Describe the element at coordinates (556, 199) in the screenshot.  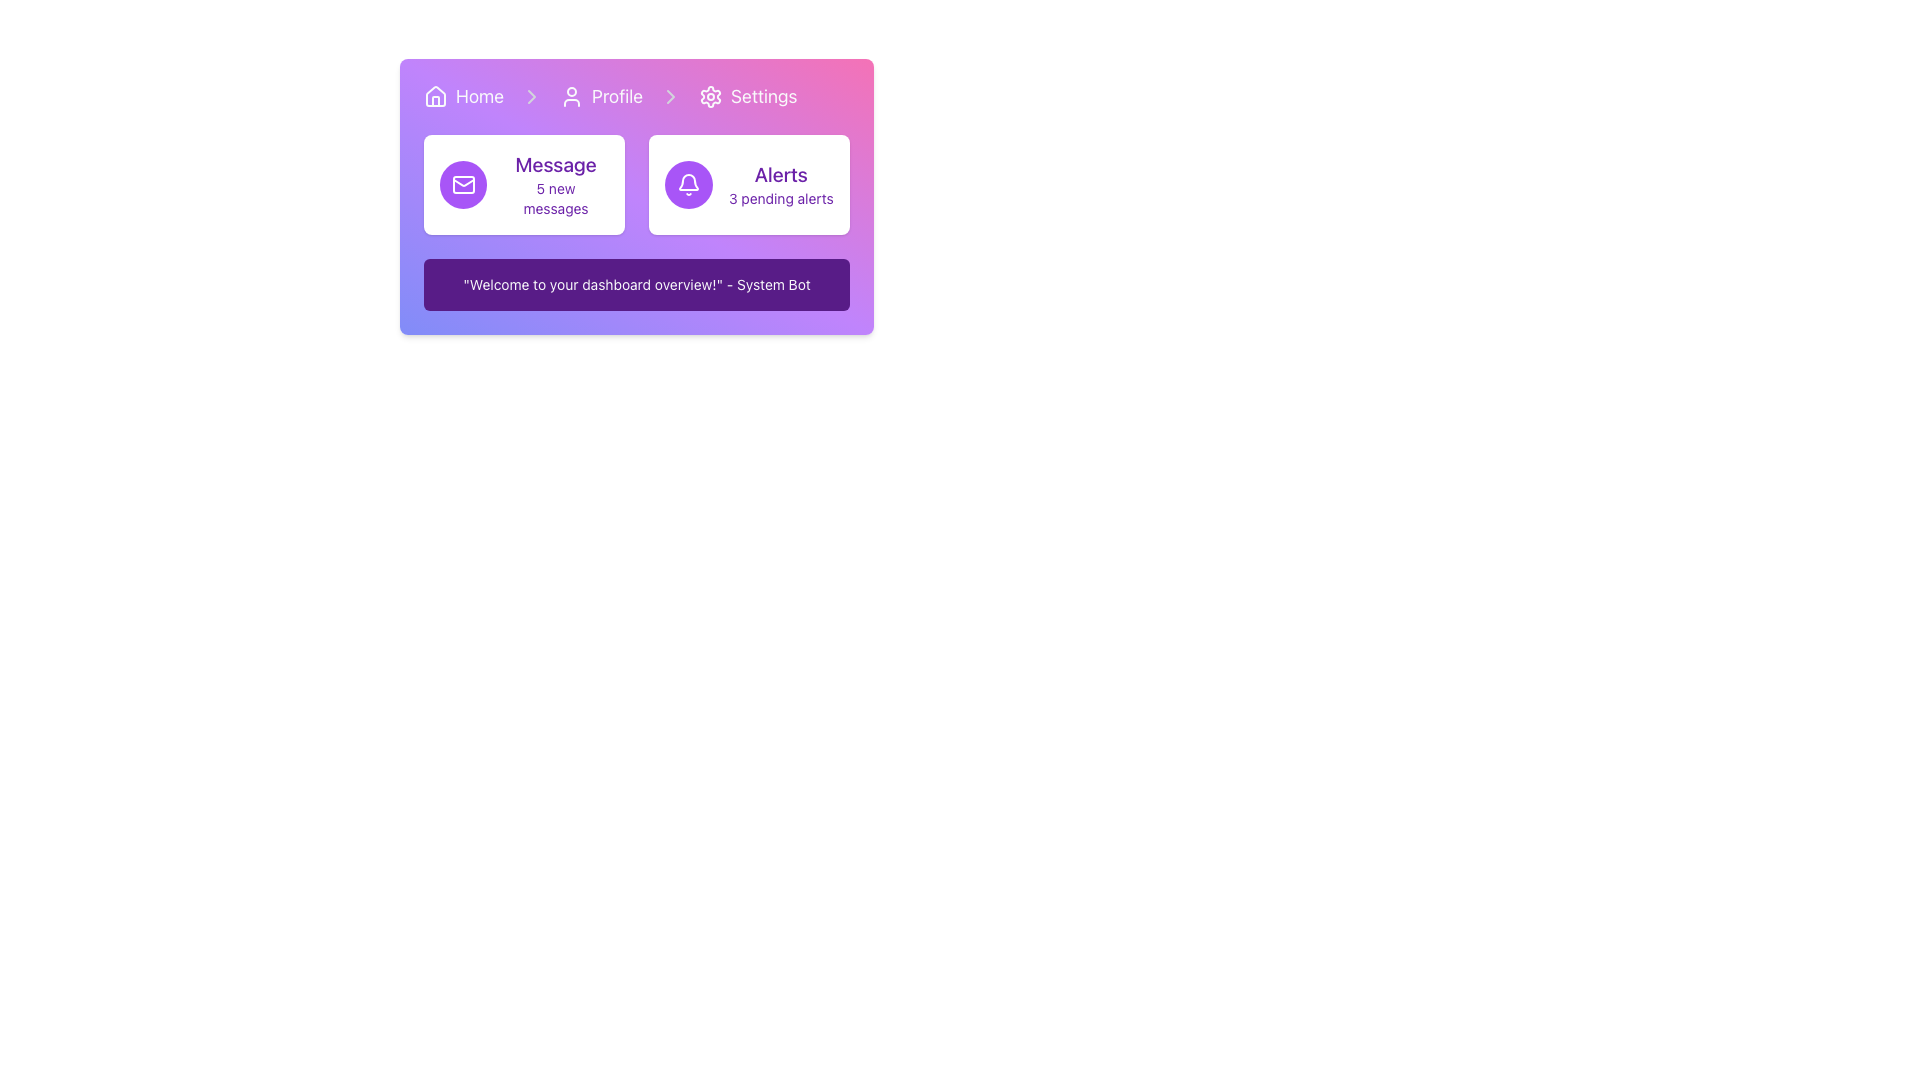
I see `the text label displaying '5 new messages', which is centrally aligned beneath the bolded 'Message' heading in a muted purple color` at that location.